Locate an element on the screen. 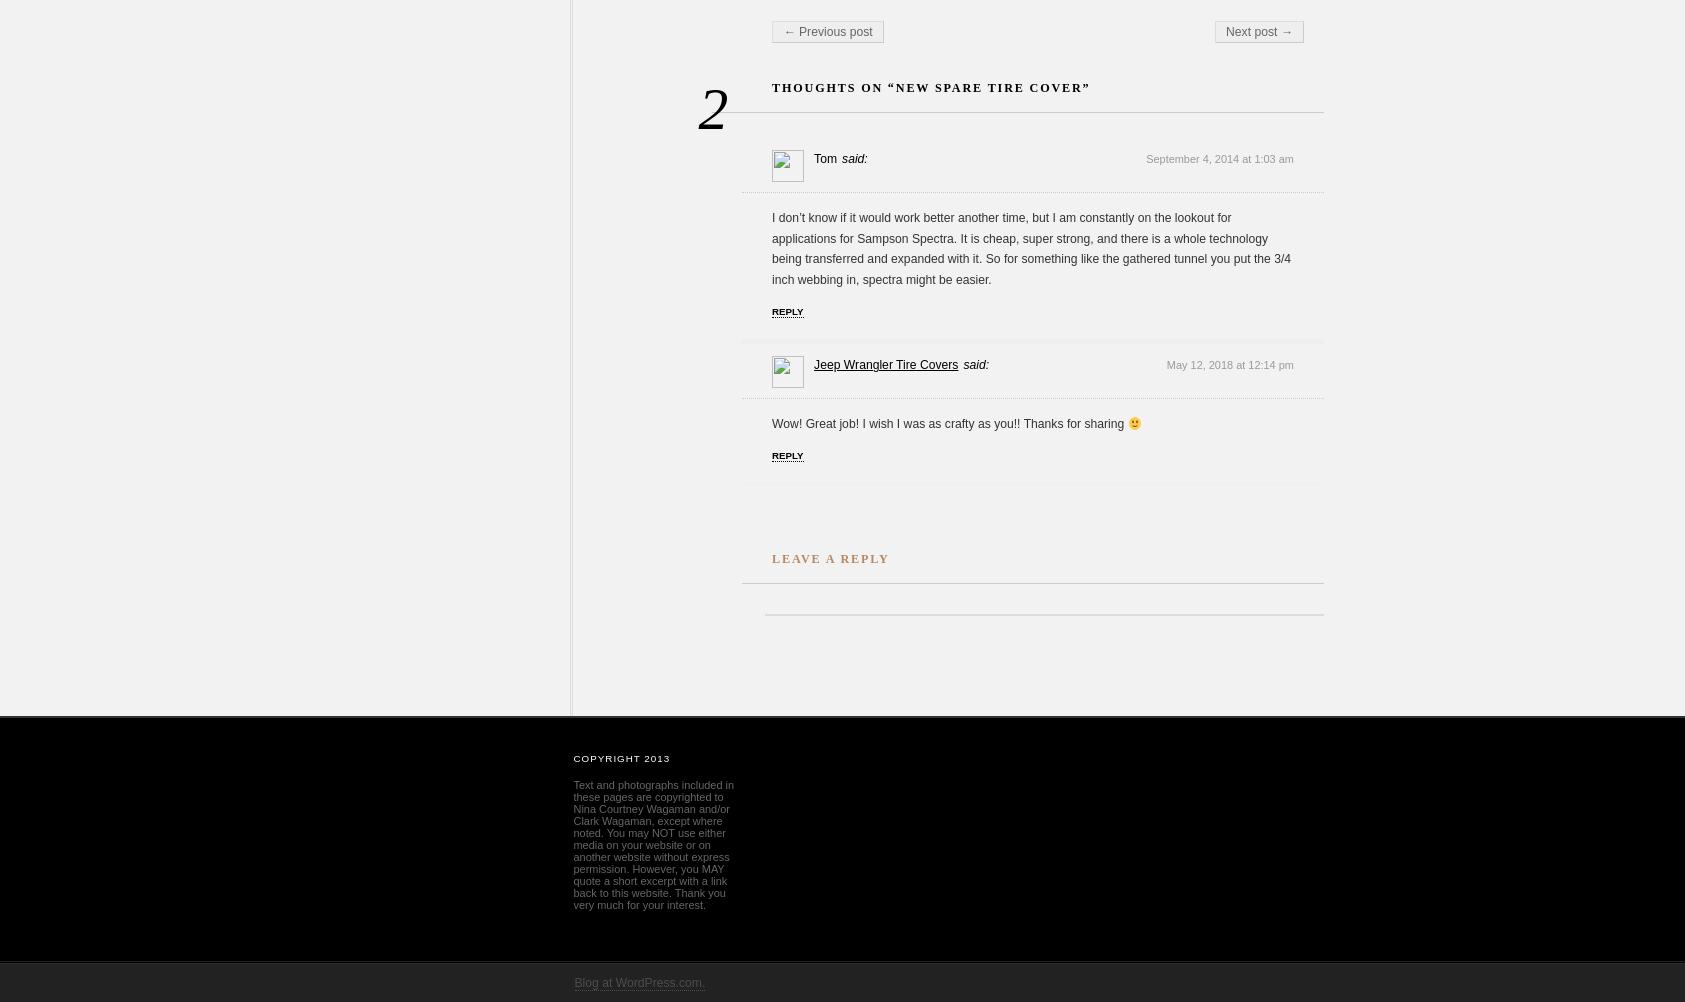 This screenshot has width=1685, height=1002. 'Leave a Reply' is located at coordinates (829, 558).